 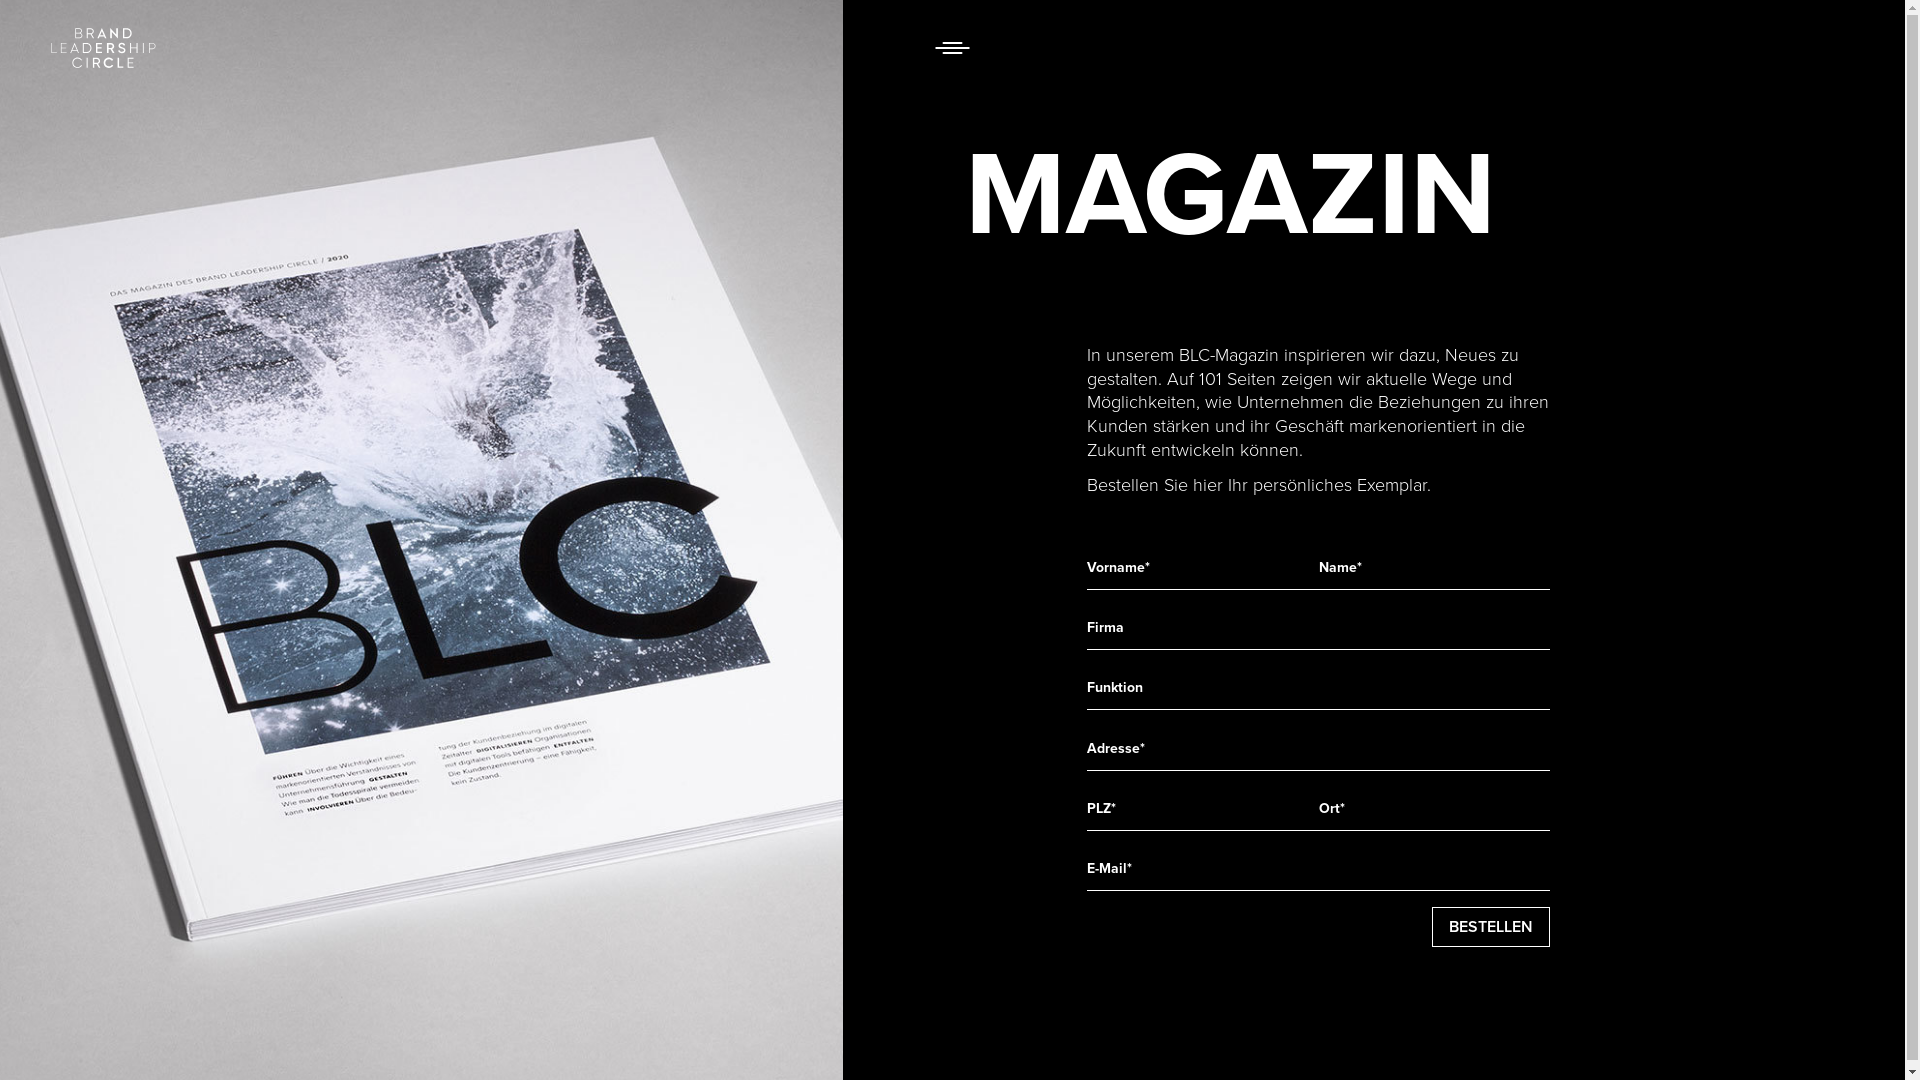 I want to click on 'Bestellen', so click(x=1491, y=926).